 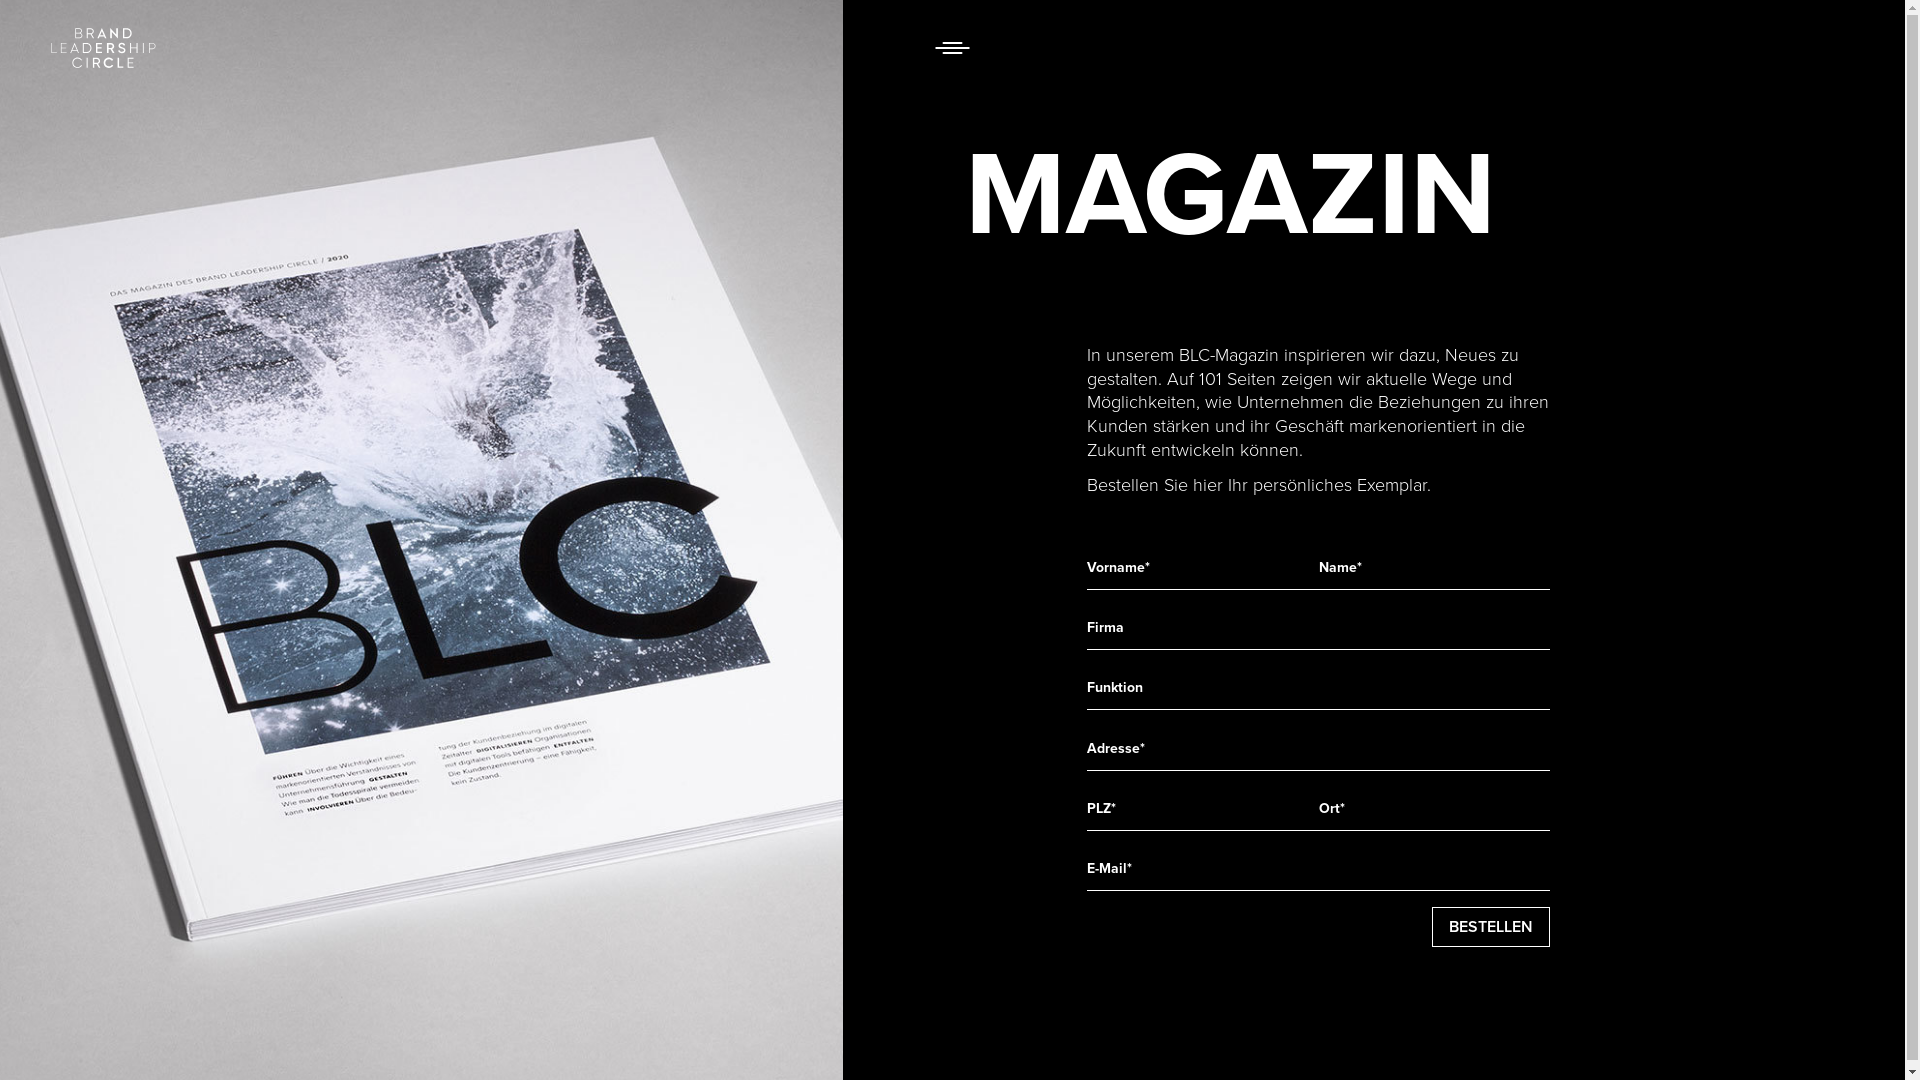 I want to click on 'Bestellen', so click(x=1491, y=926).